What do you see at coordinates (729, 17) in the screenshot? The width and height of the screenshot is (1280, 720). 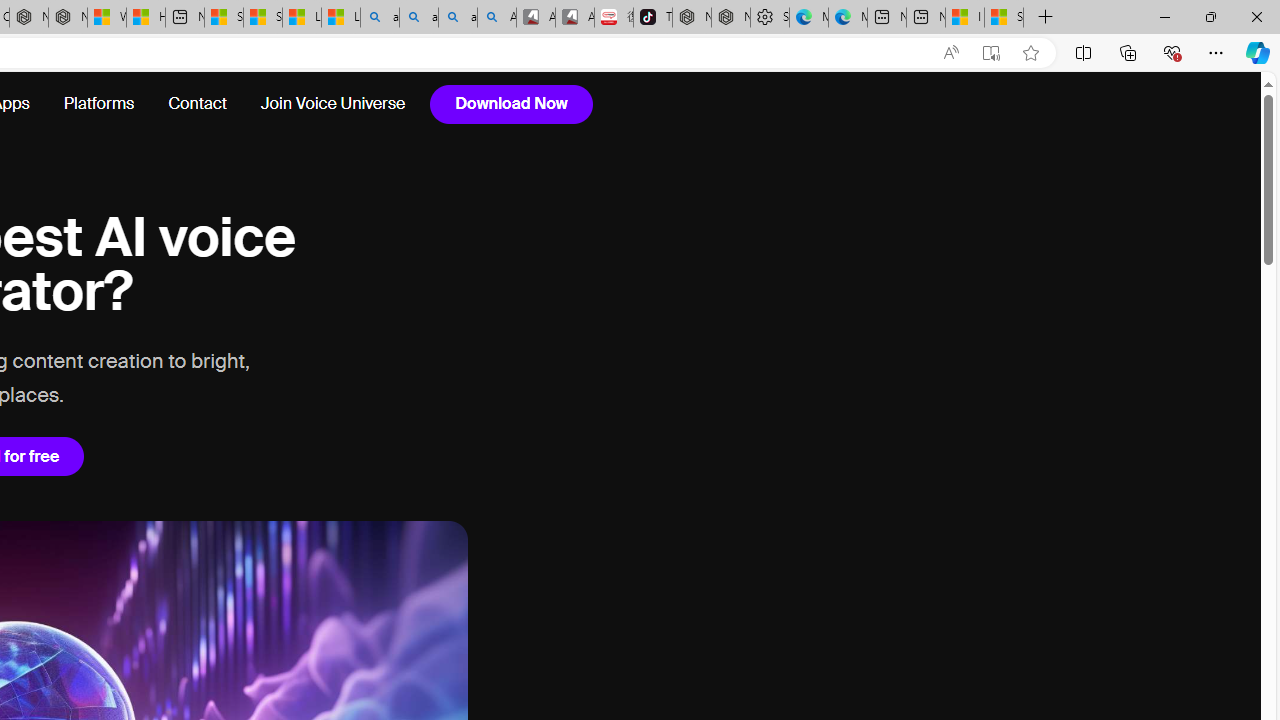 I see `'Nordace Siena Pro 15 Backpack'` at bounding box center [729, 17].